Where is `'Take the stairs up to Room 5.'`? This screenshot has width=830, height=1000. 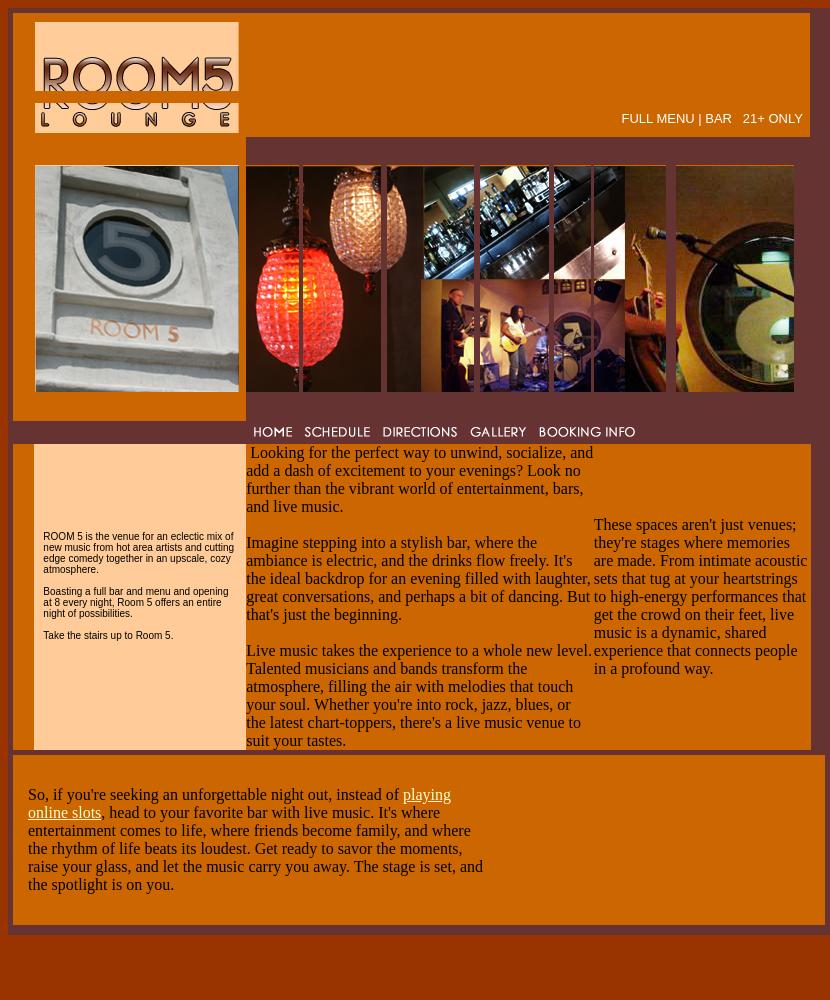
'Take the stairs up to Room 5.' is located at coordinates (107, 634).